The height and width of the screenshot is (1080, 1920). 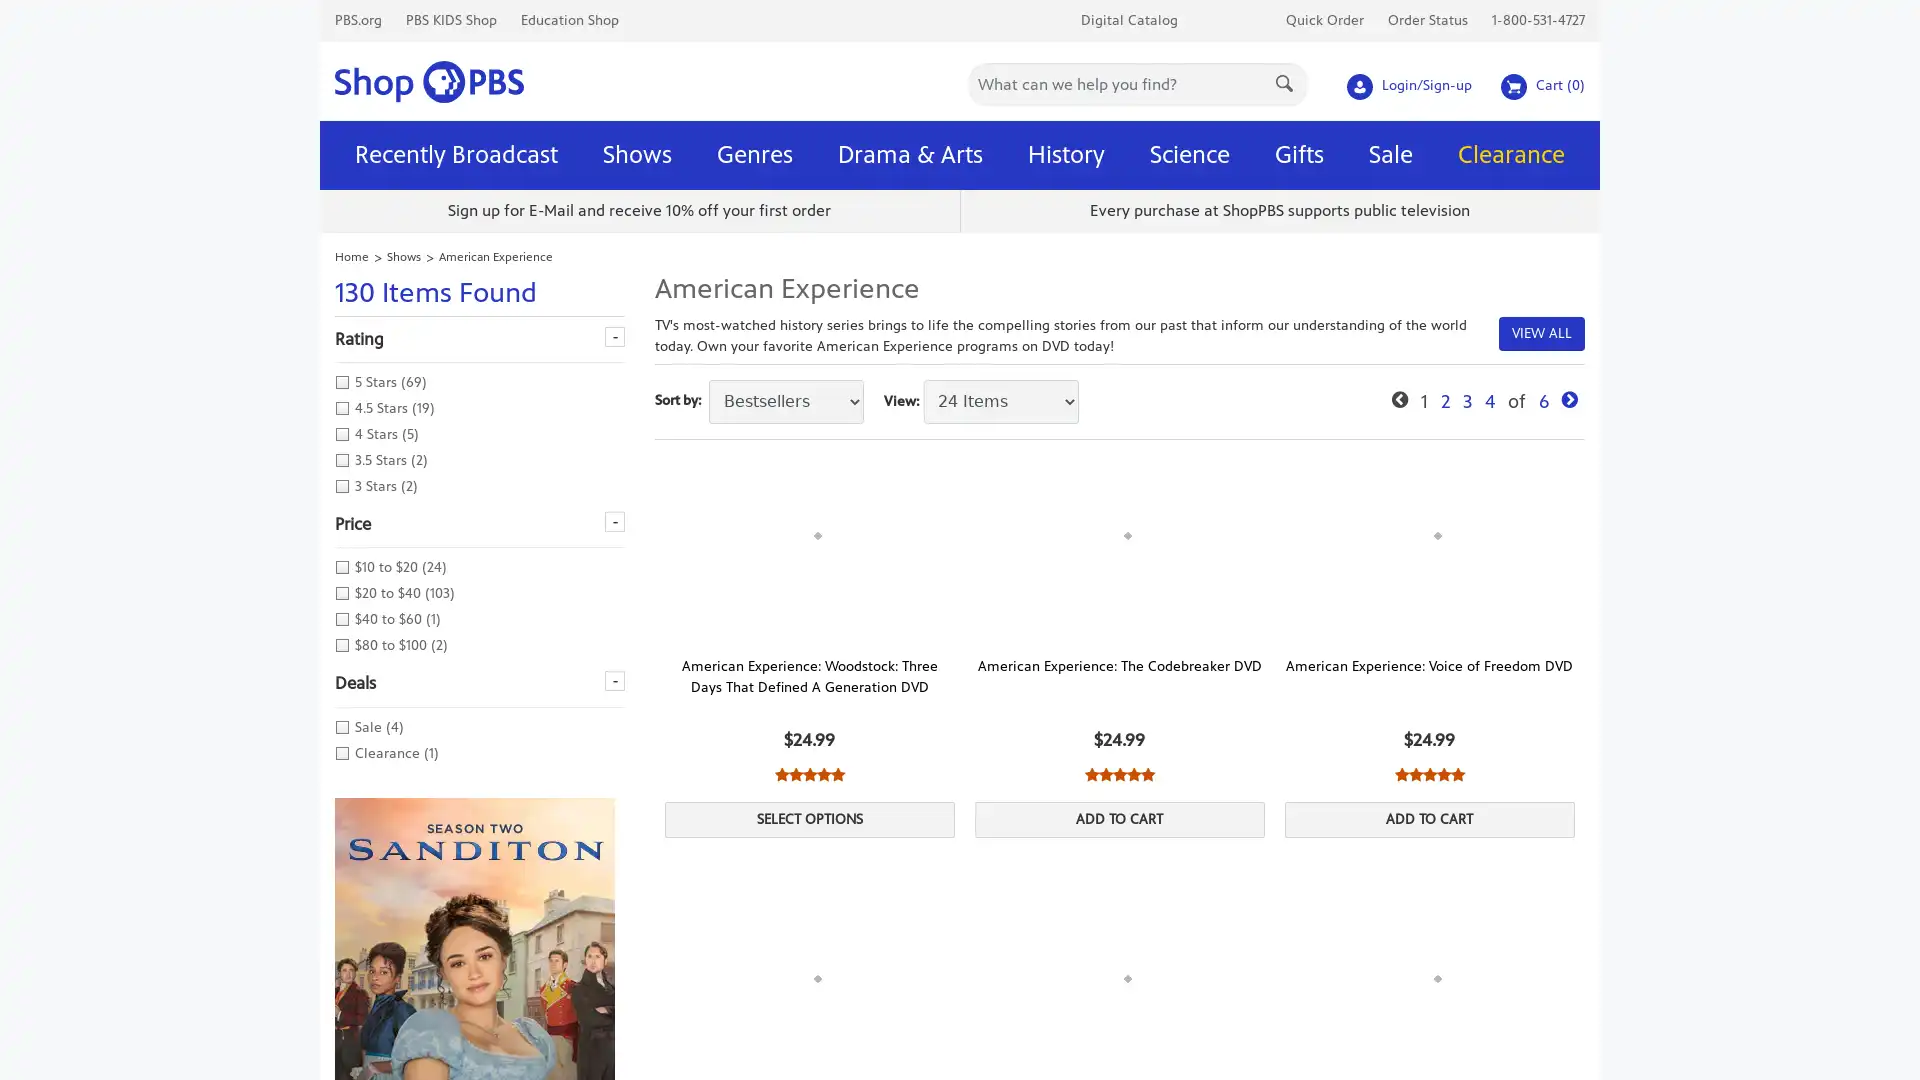 I want to click on Search Products, so click(x=1286, y=80).